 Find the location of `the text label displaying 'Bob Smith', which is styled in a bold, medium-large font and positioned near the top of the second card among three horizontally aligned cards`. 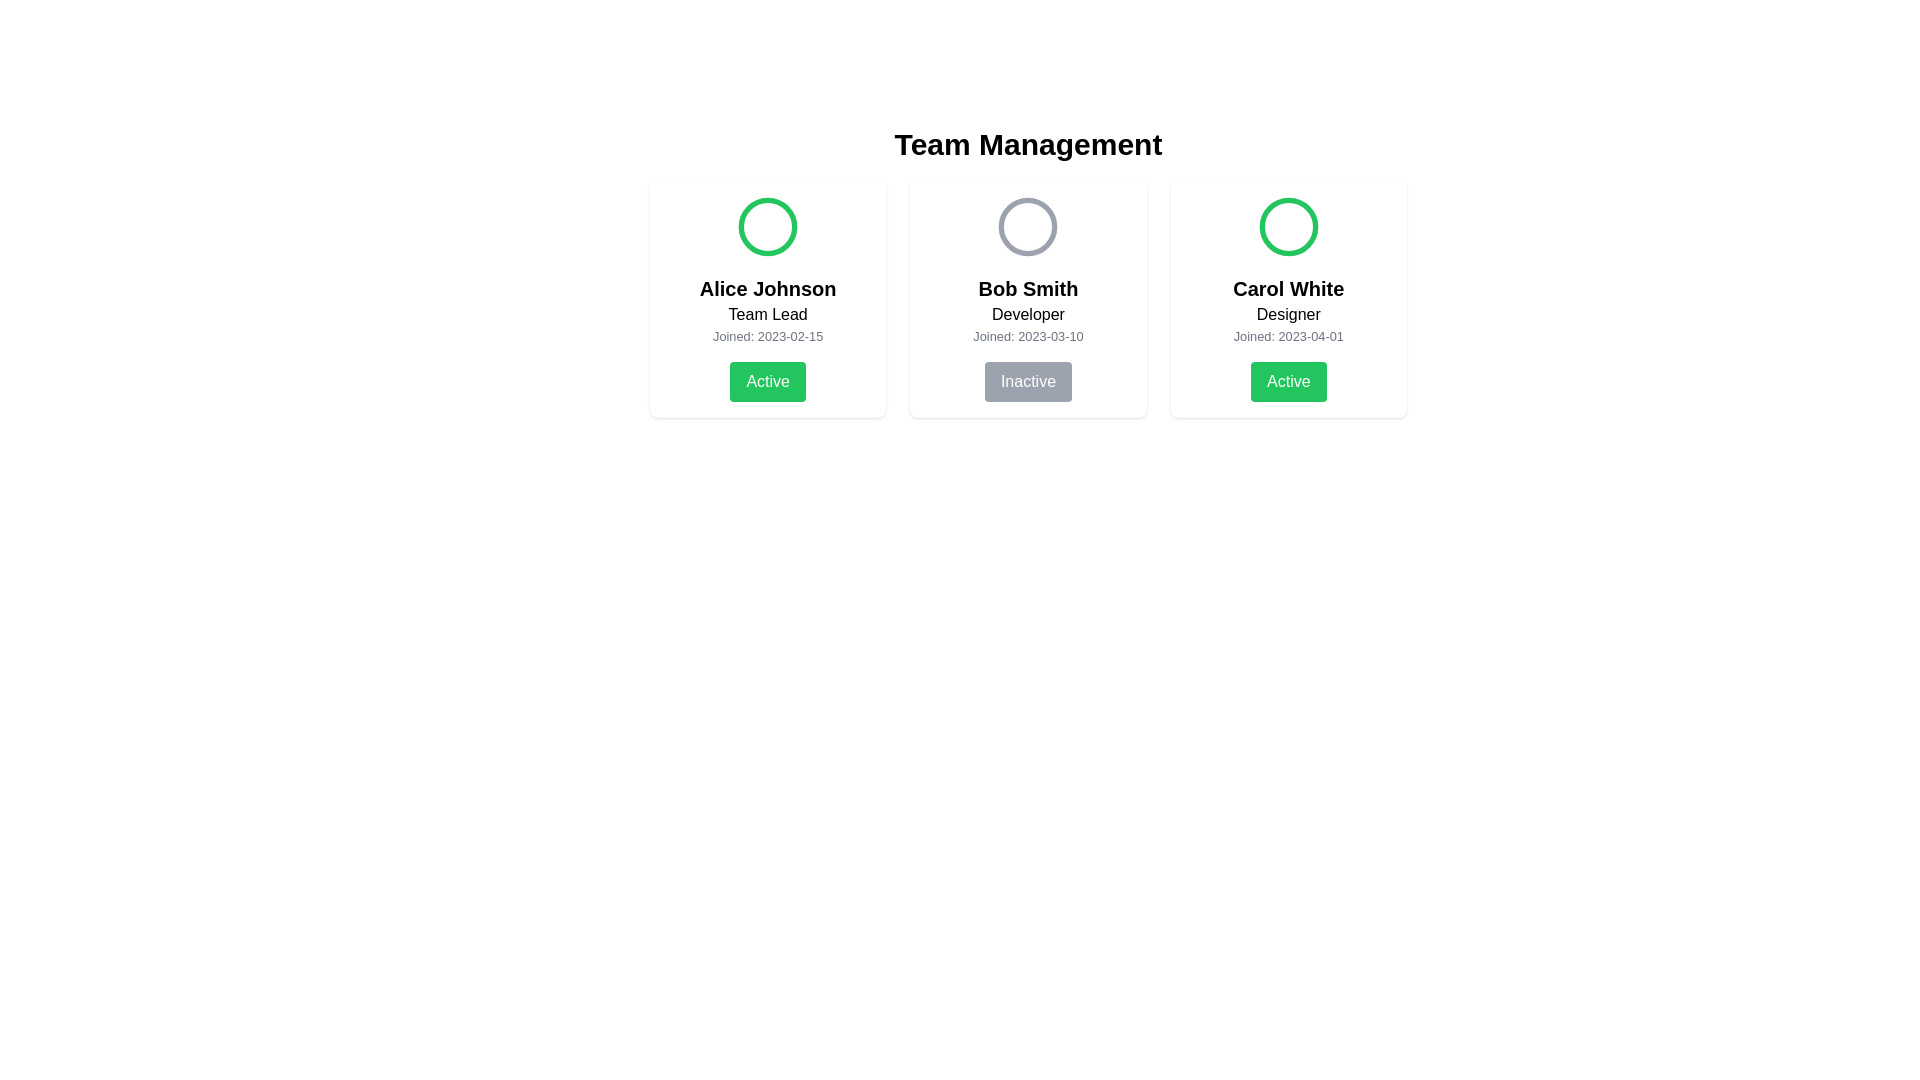

the text label displaying 'Bob Smith', which is styled in a bold, medium-large font and positioned near the top of the second card among three horizontally aligned cards is located at coordinates (1028, 289).